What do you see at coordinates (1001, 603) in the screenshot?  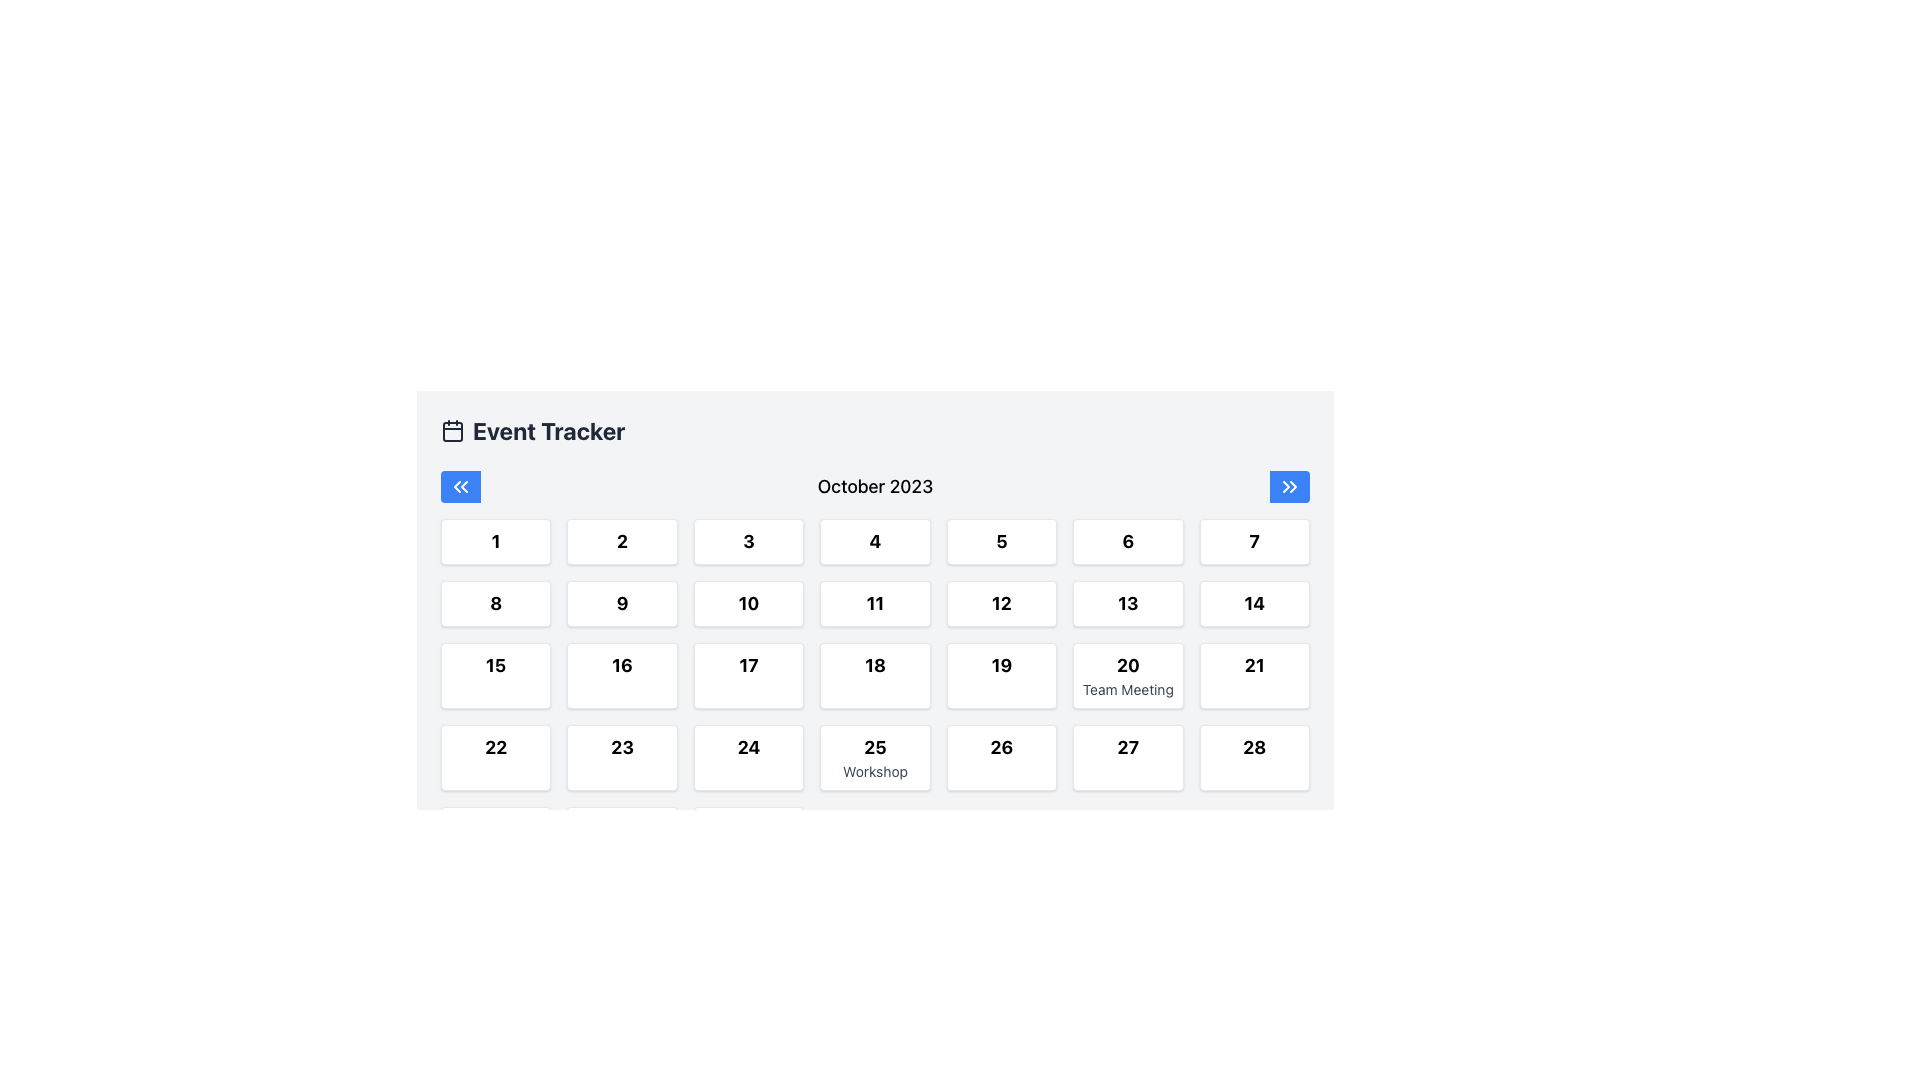 I see `the prominently displayed number '12' in bold font located in the fourth row, third column of the calendar grid` at bounding box center [1001, 603].